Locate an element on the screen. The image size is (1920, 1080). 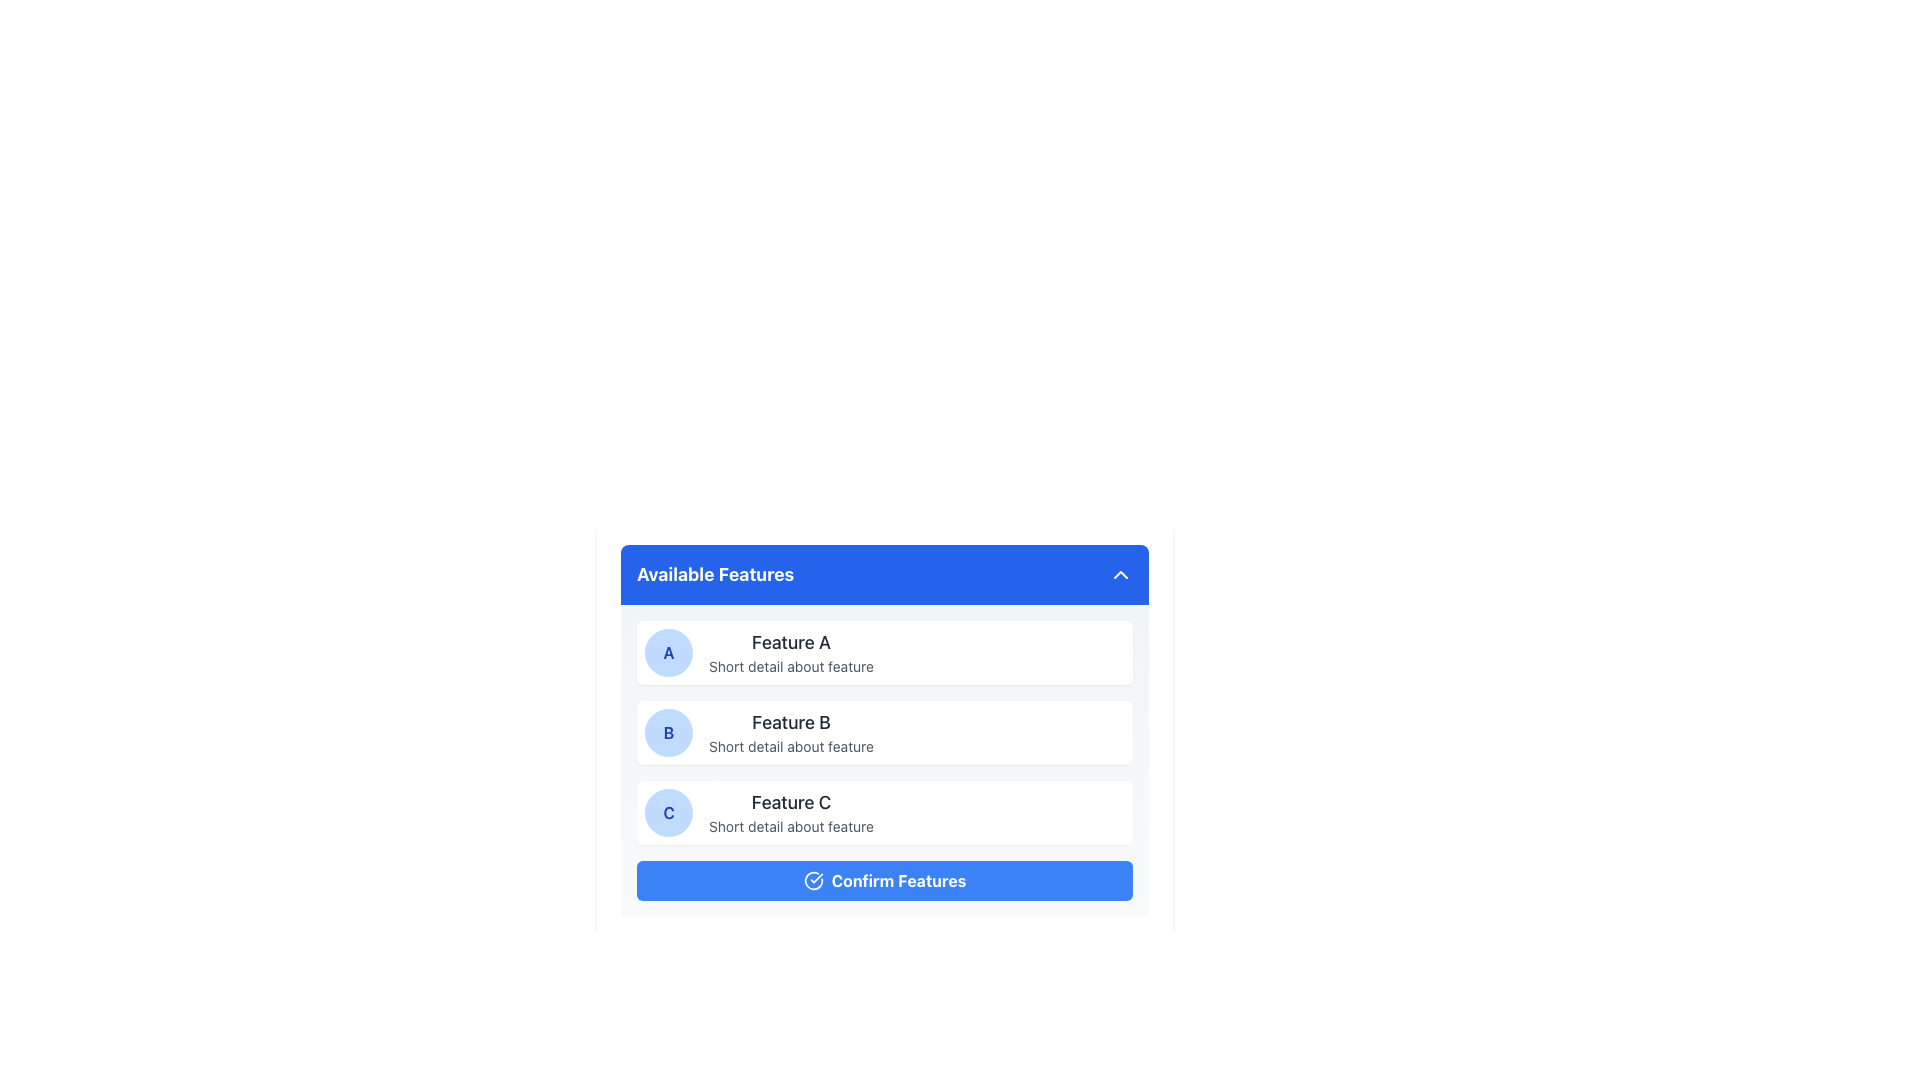
the 'Feature B' text display which includes a title and subtitle within a white card, located in the second card of the 'Available Features' panel is located at coordinates (790, 732).